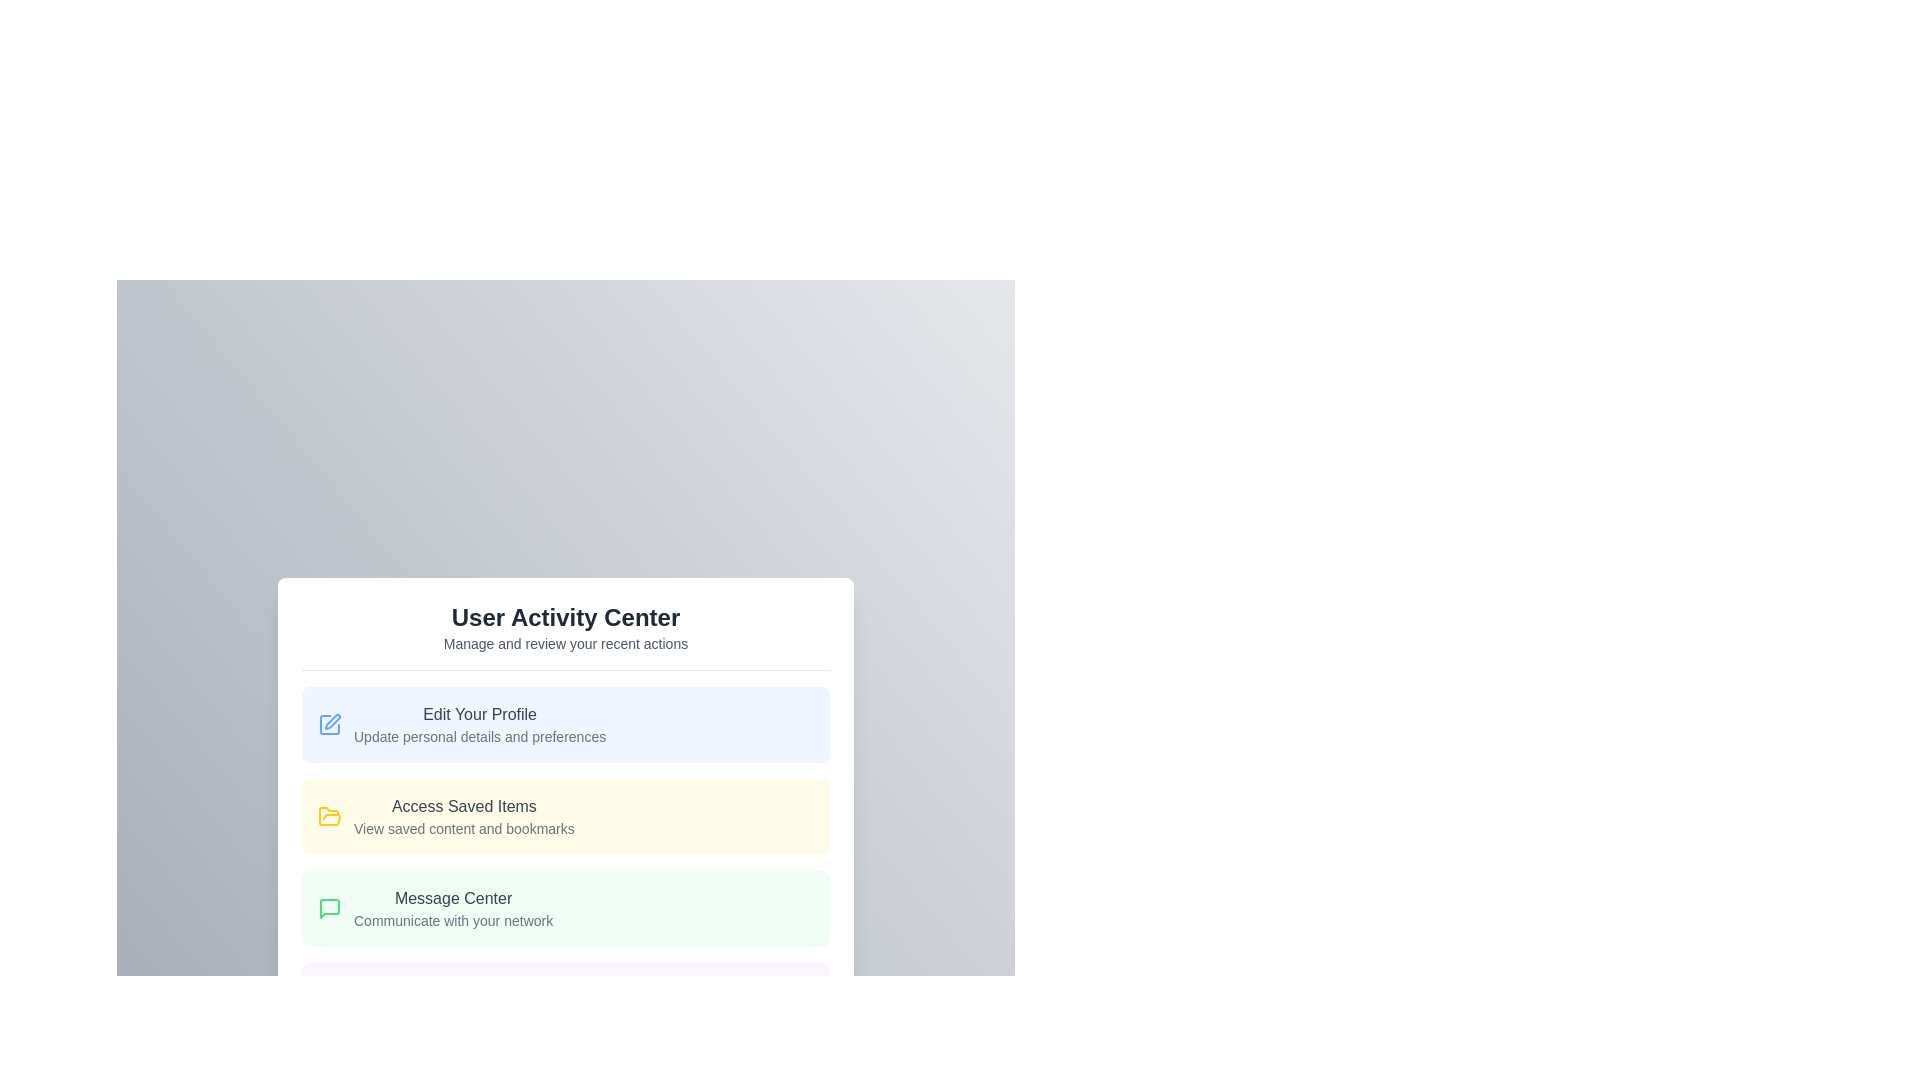 This screenshot has height=1080, width=1920. What do you see at coordinates (452, 920) in the screenshot?
I see `the descriptive text label located below 'Message Center' within the green box in the User Activity Center section` at bounding box center [452, 920].